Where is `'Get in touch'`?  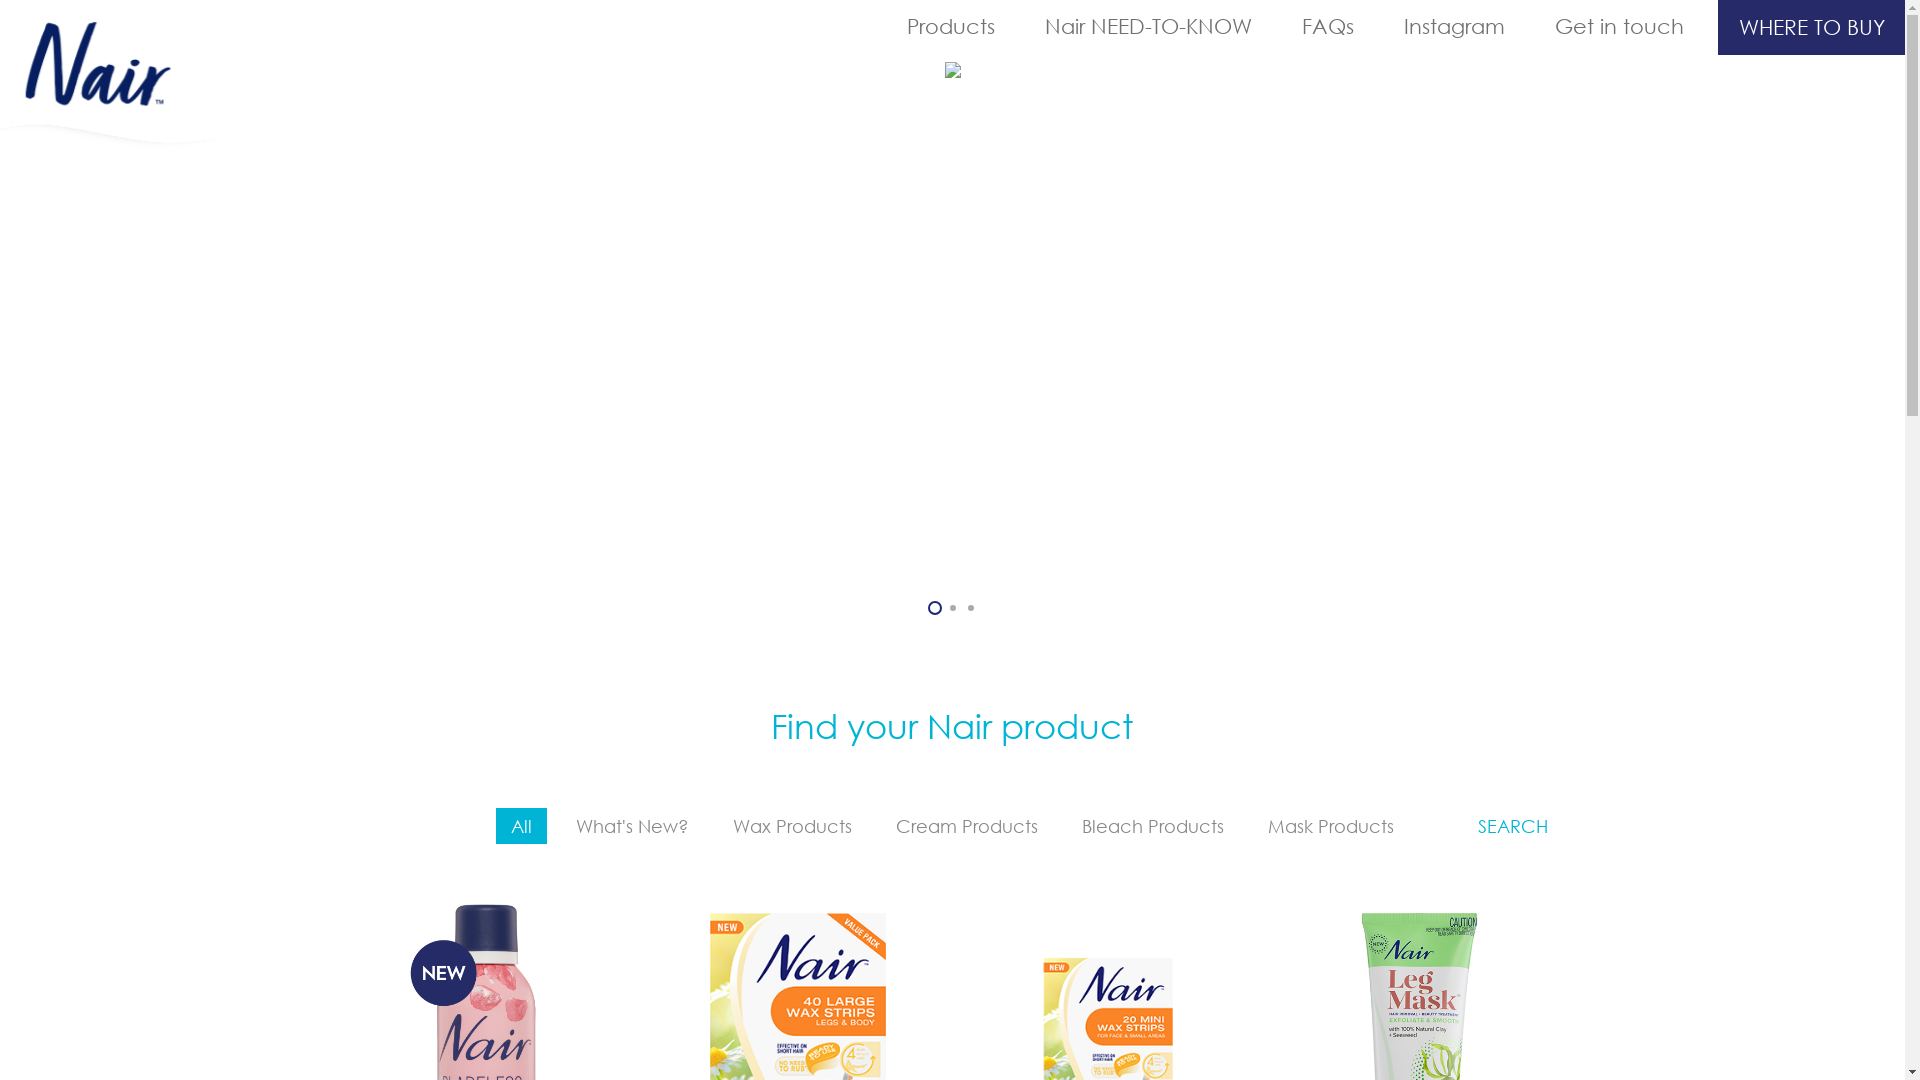
'Get in touch' is located at coordinates (1619, 26).